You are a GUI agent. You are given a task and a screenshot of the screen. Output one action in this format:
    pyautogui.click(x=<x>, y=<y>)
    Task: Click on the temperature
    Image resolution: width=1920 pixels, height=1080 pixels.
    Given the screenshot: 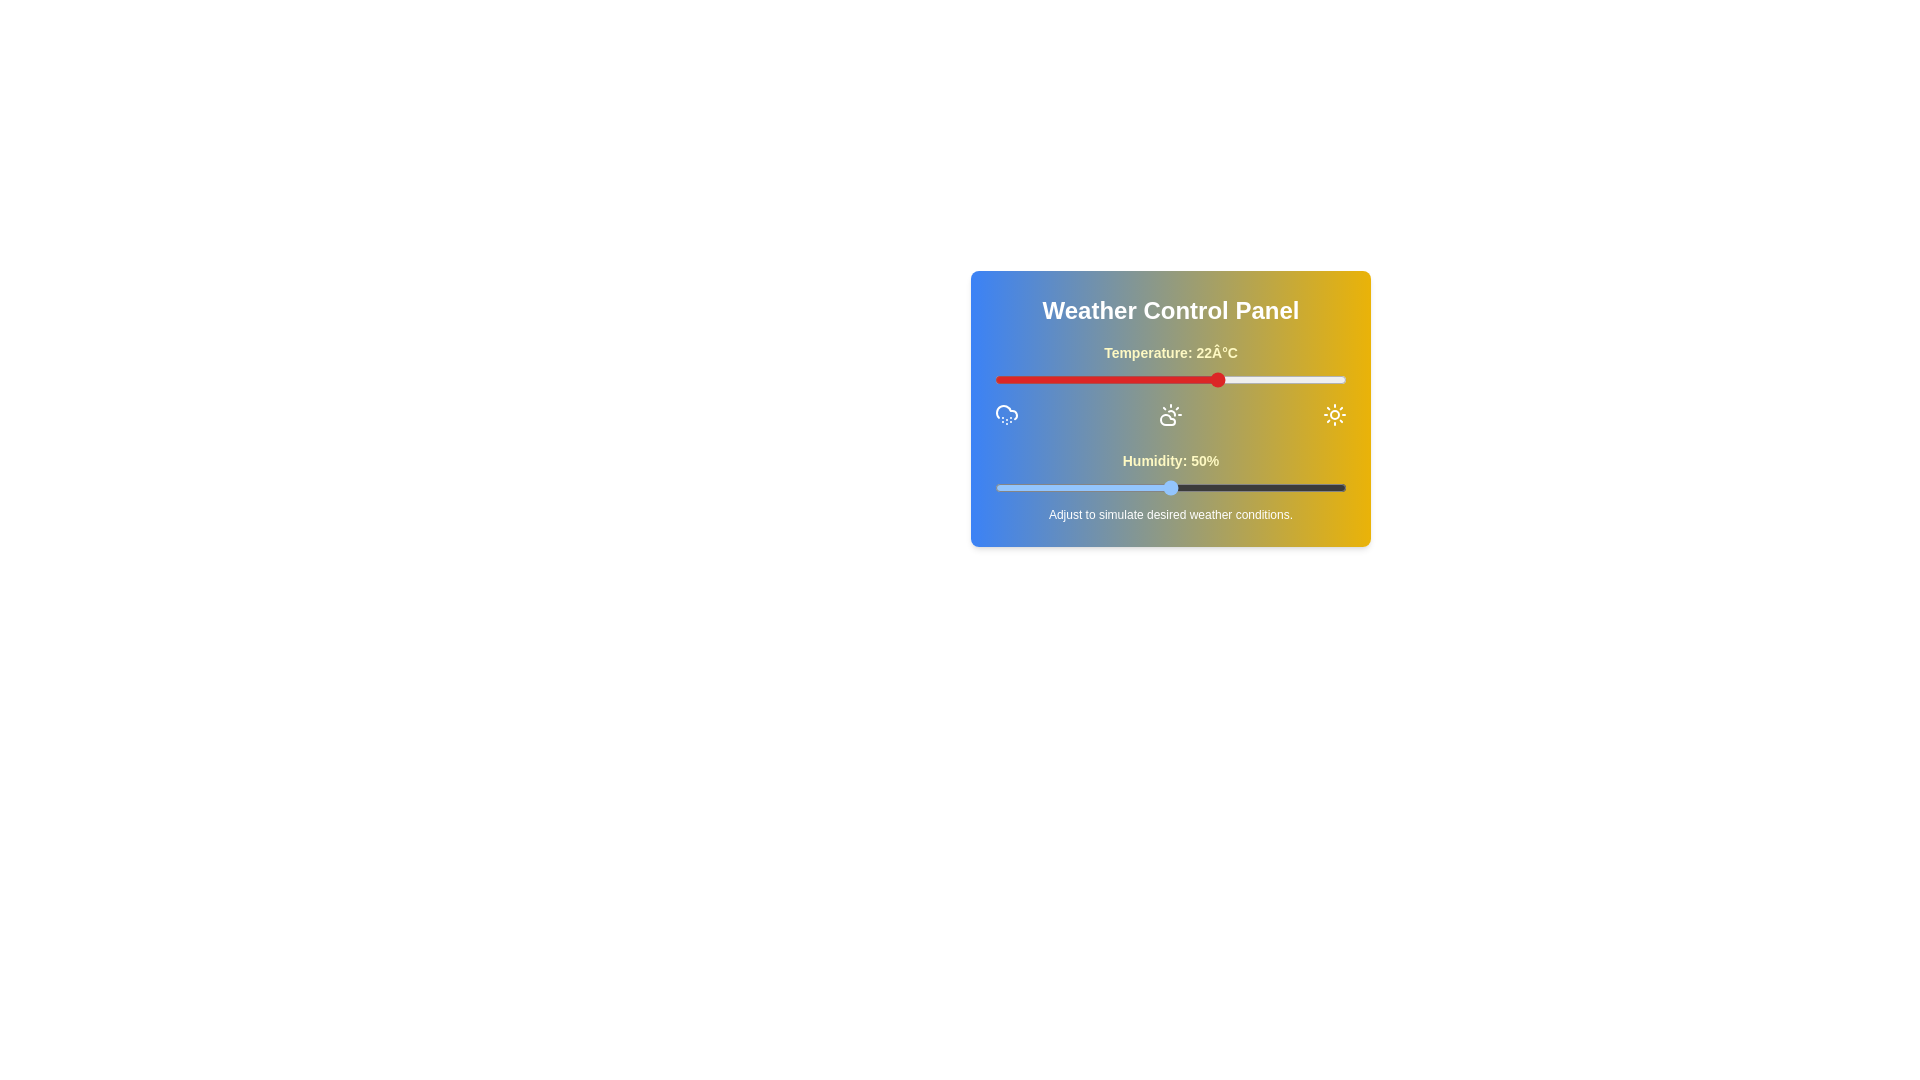 What is the action you would take?
    pyautogui.click(x=1156, y=380)
    